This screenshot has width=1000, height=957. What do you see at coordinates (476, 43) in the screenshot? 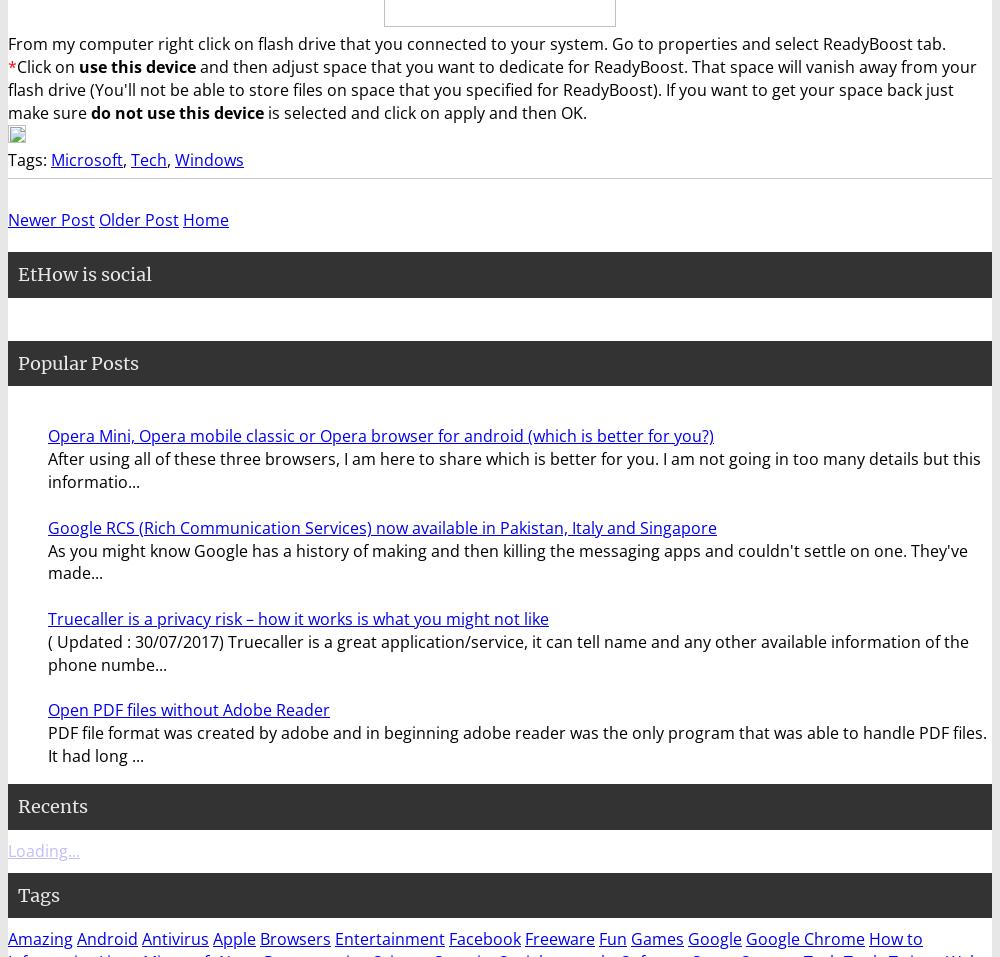
I see `'From my computer right click on flash drive that you connected to your system. Go to properties and select ReadyBoost tab.'` at bounding box center [476, 43].